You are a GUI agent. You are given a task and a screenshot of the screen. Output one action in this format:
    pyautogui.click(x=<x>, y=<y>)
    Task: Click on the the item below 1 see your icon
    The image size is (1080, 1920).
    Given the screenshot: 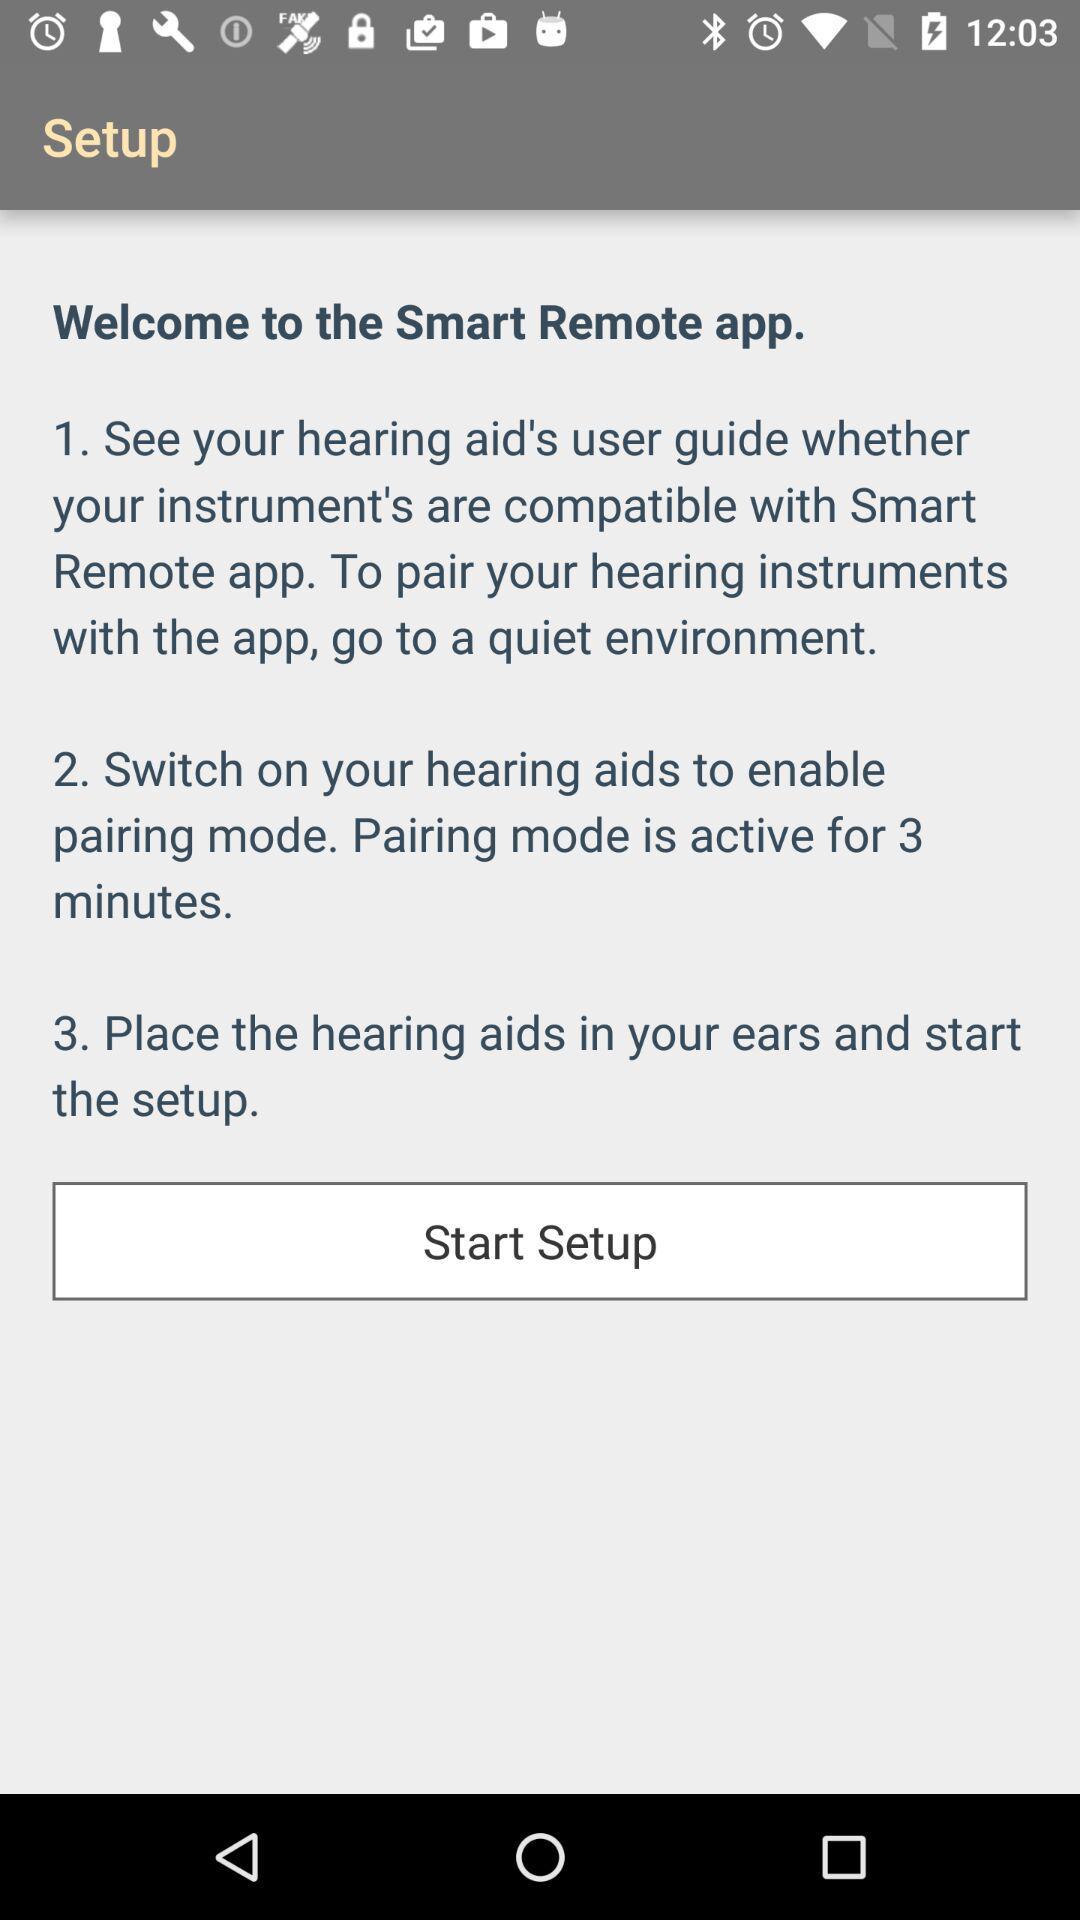 What is the action you would take?
    pyautogui.click(x=540, y=1240)
    